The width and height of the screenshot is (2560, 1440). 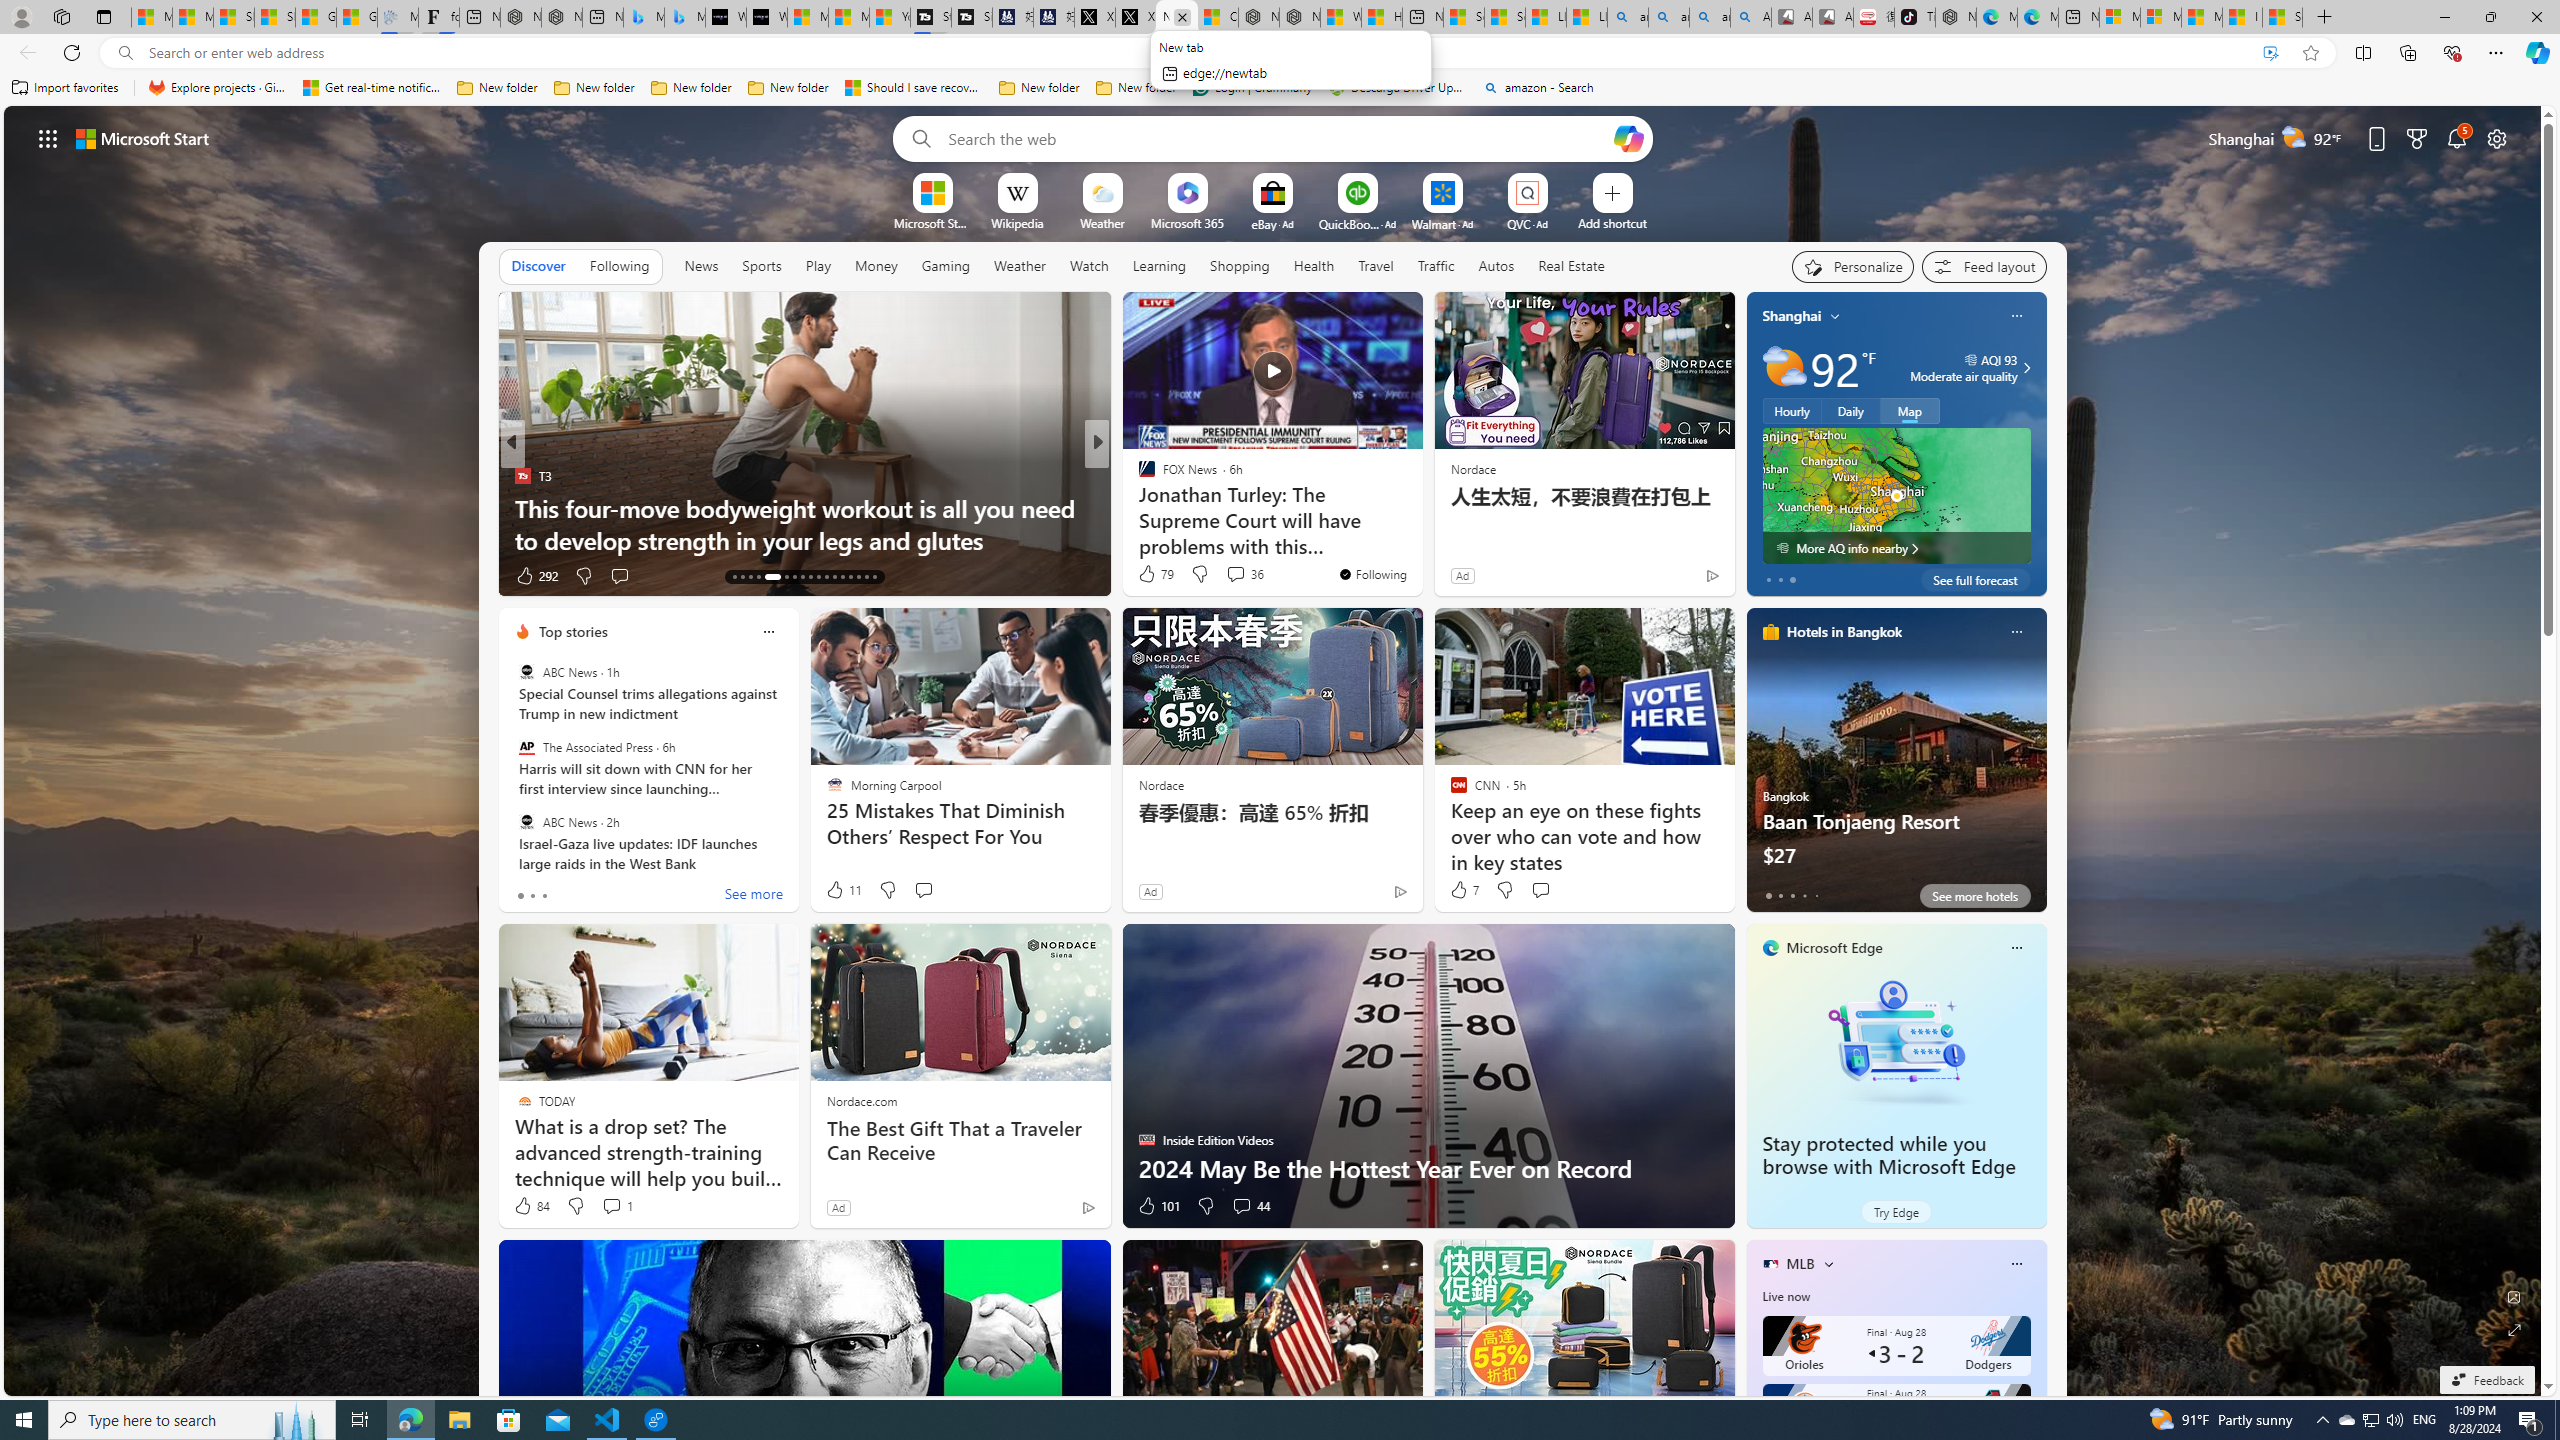 What do you see at coordinates (61, 16) in the screenshot?
I see `'Workspaces'` at bounding box center [61, 16].